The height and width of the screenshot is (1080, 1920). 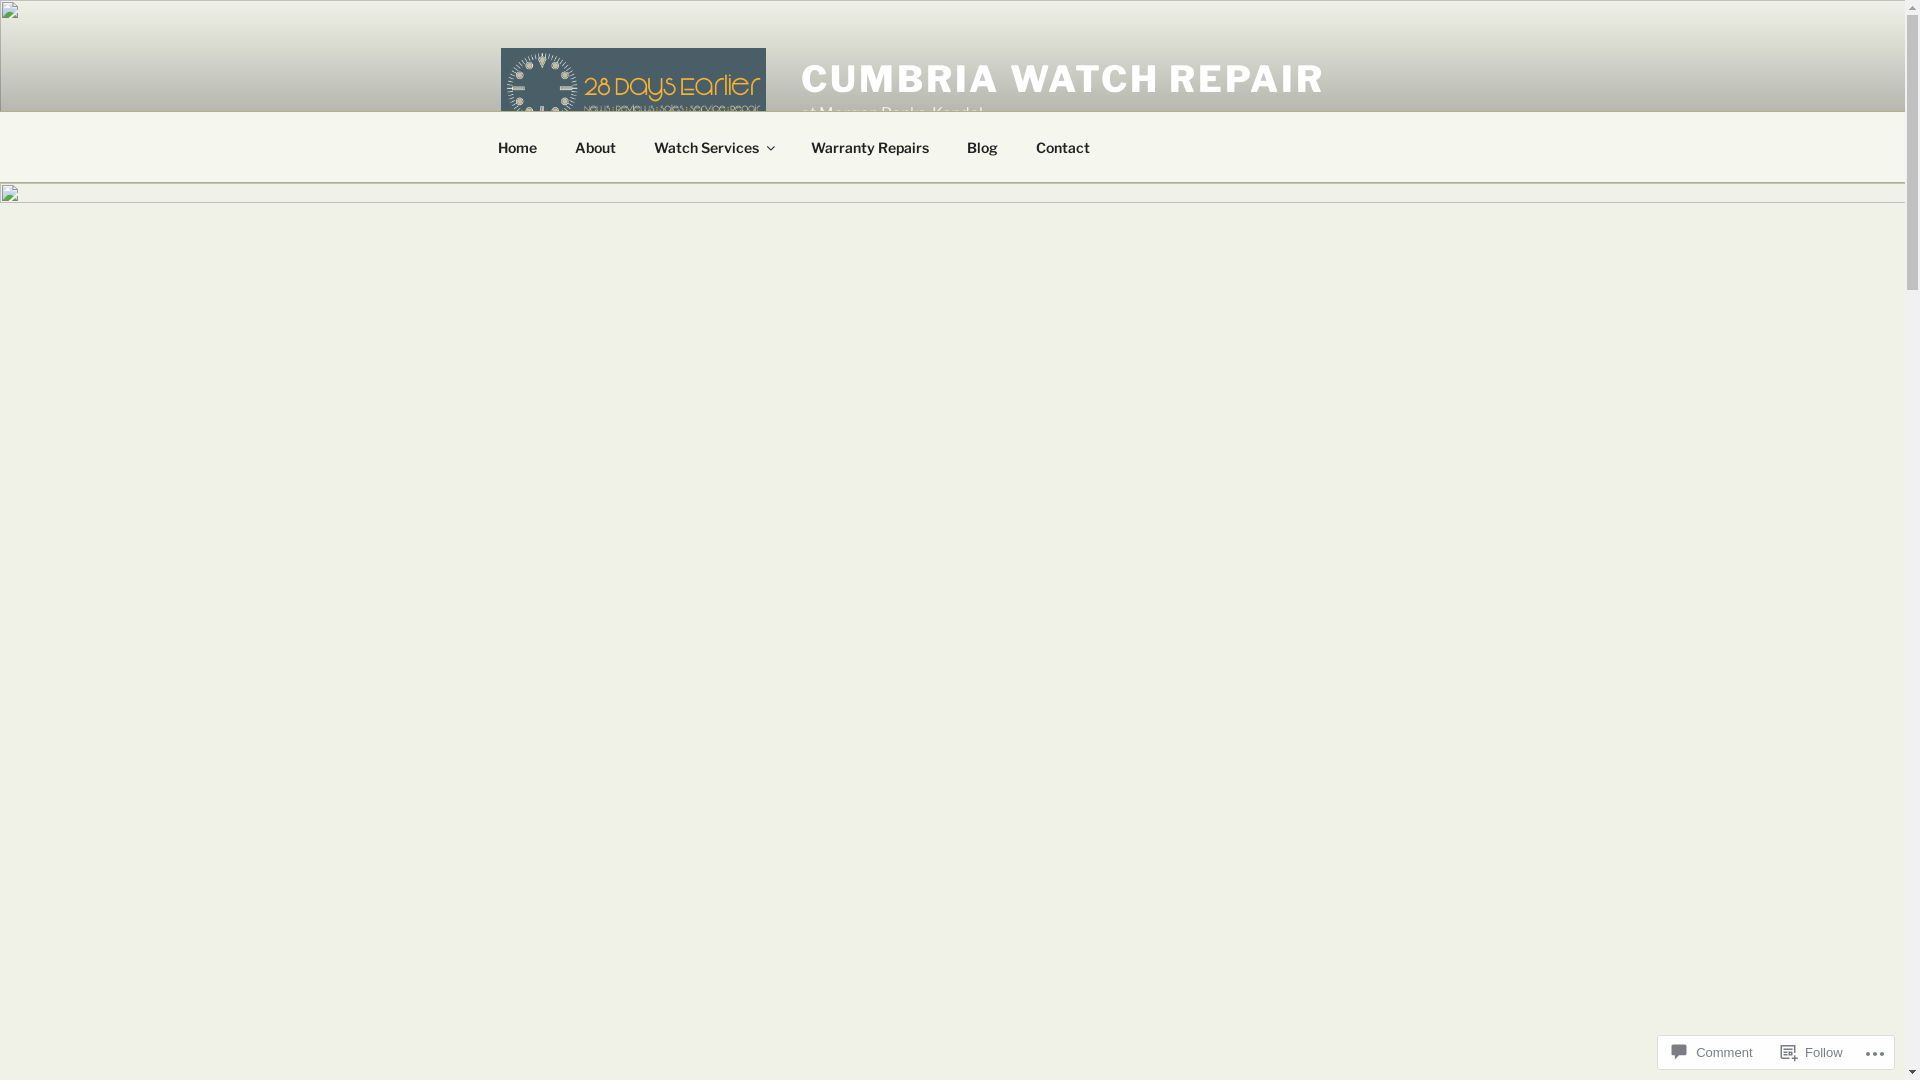 I want to click on 'Home', so click(x=517, y=145).